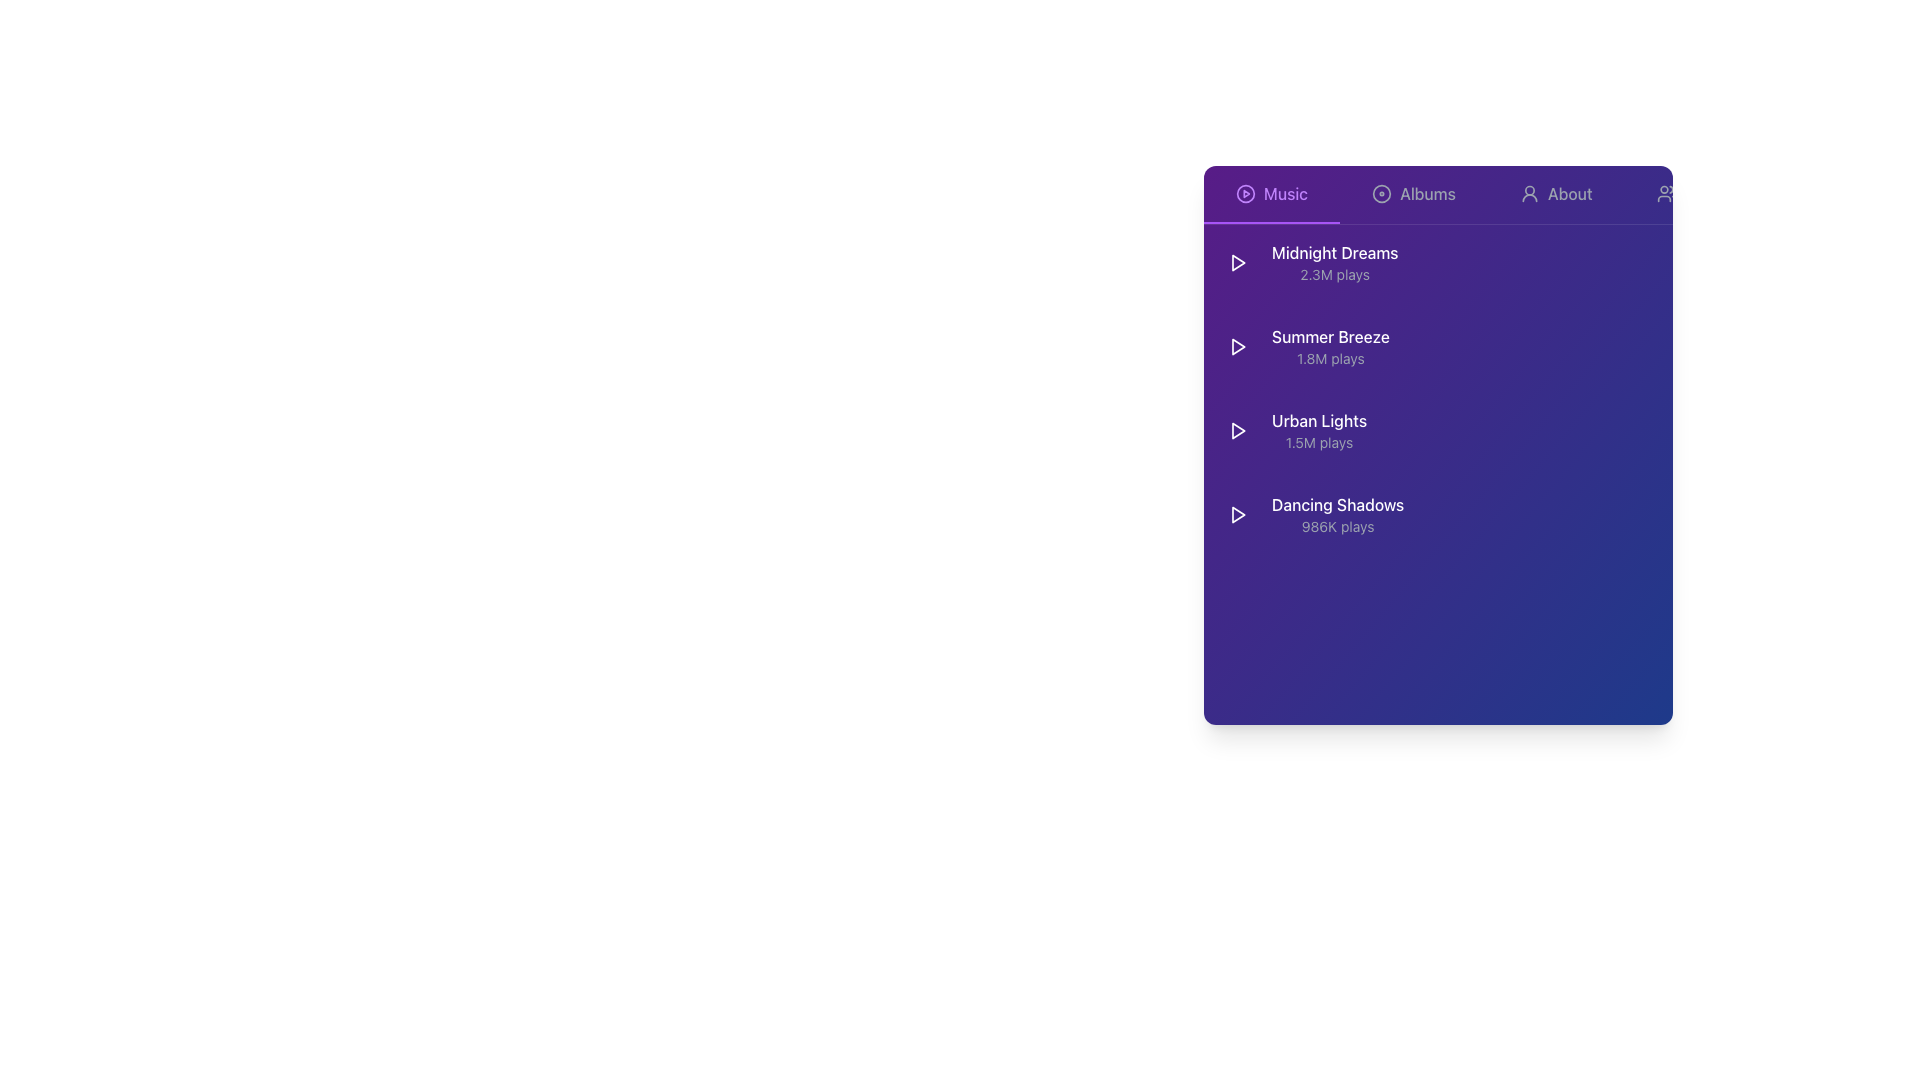  What do you see at coordinates (1649, 346) in the screenshot?
I see `the ellipsis button located to the right of the 'Summer Breeze' list item` at bounding box center [1649, 346].